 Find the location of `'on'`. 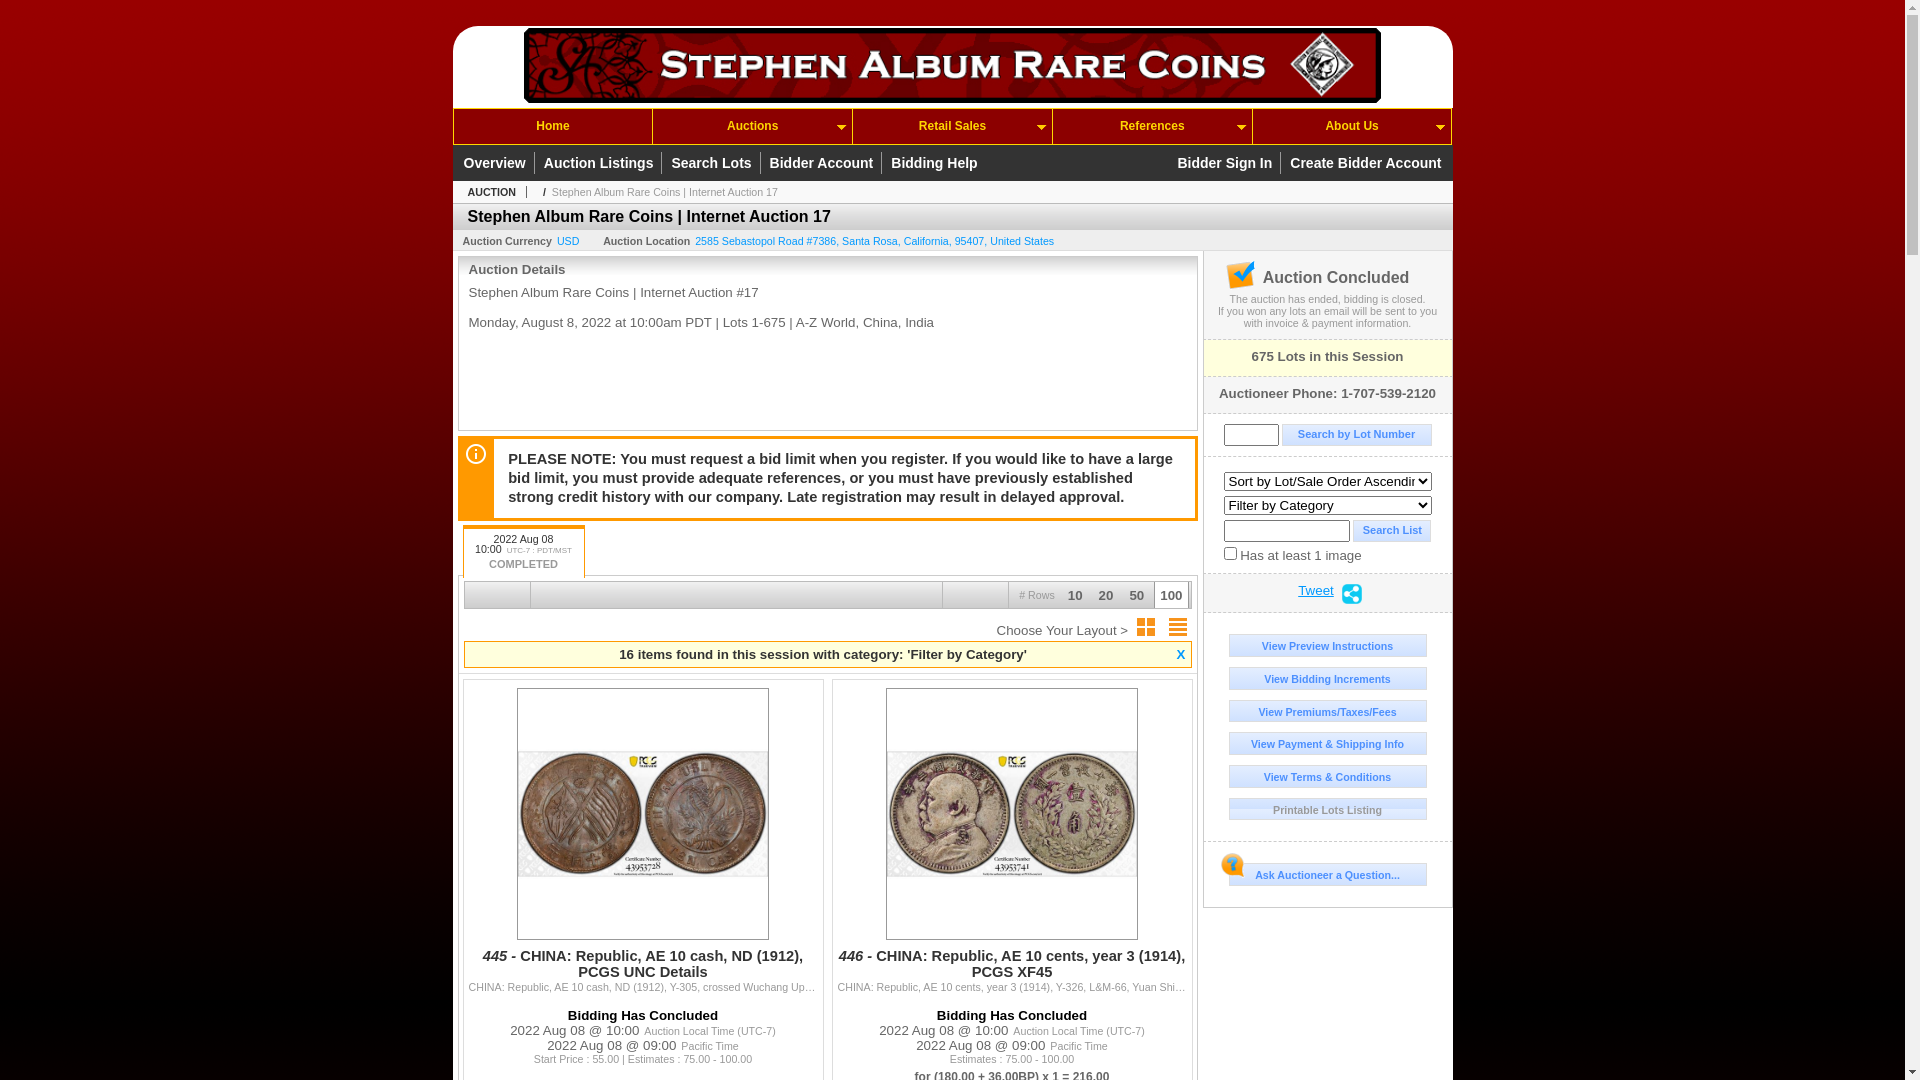

'on' is located at coordinates (1223, 553).